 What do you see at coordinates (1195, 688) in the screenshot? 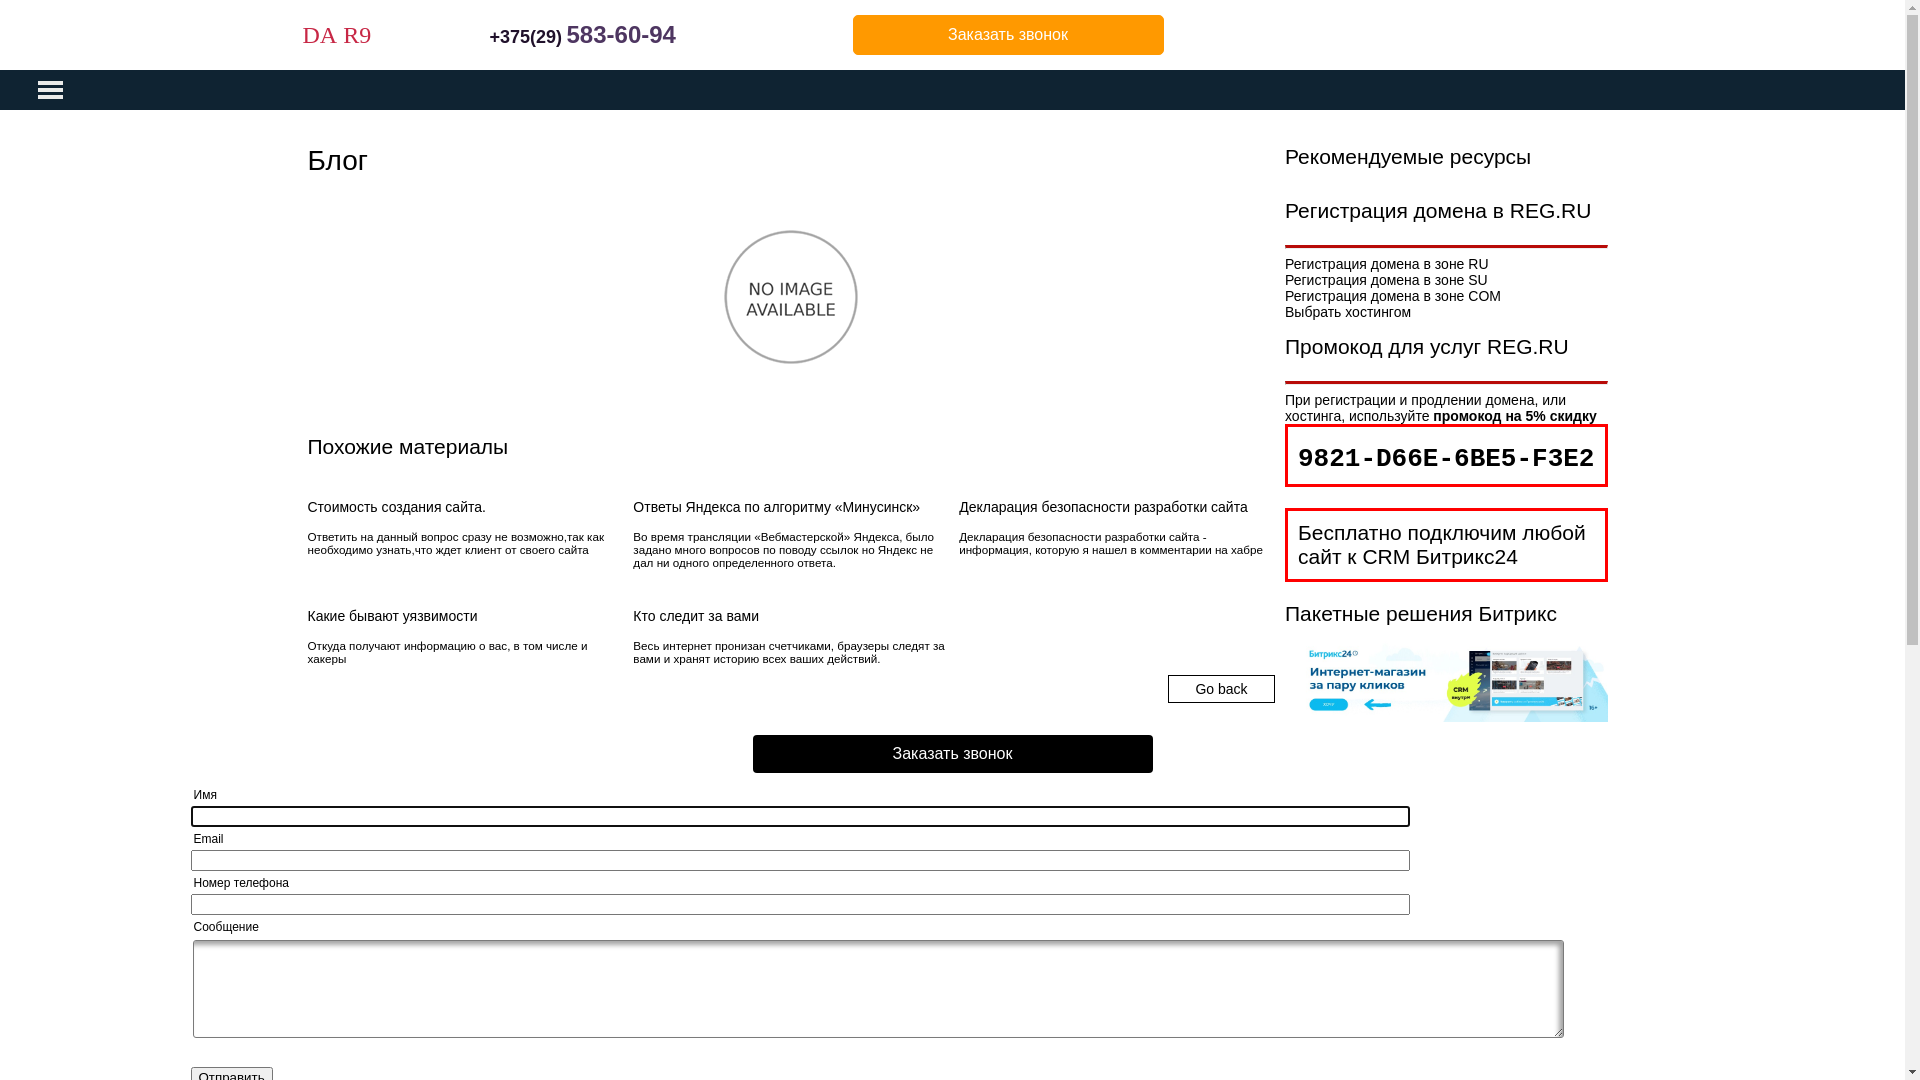
I see `'Go back'` at bounding box center [1195, 688].